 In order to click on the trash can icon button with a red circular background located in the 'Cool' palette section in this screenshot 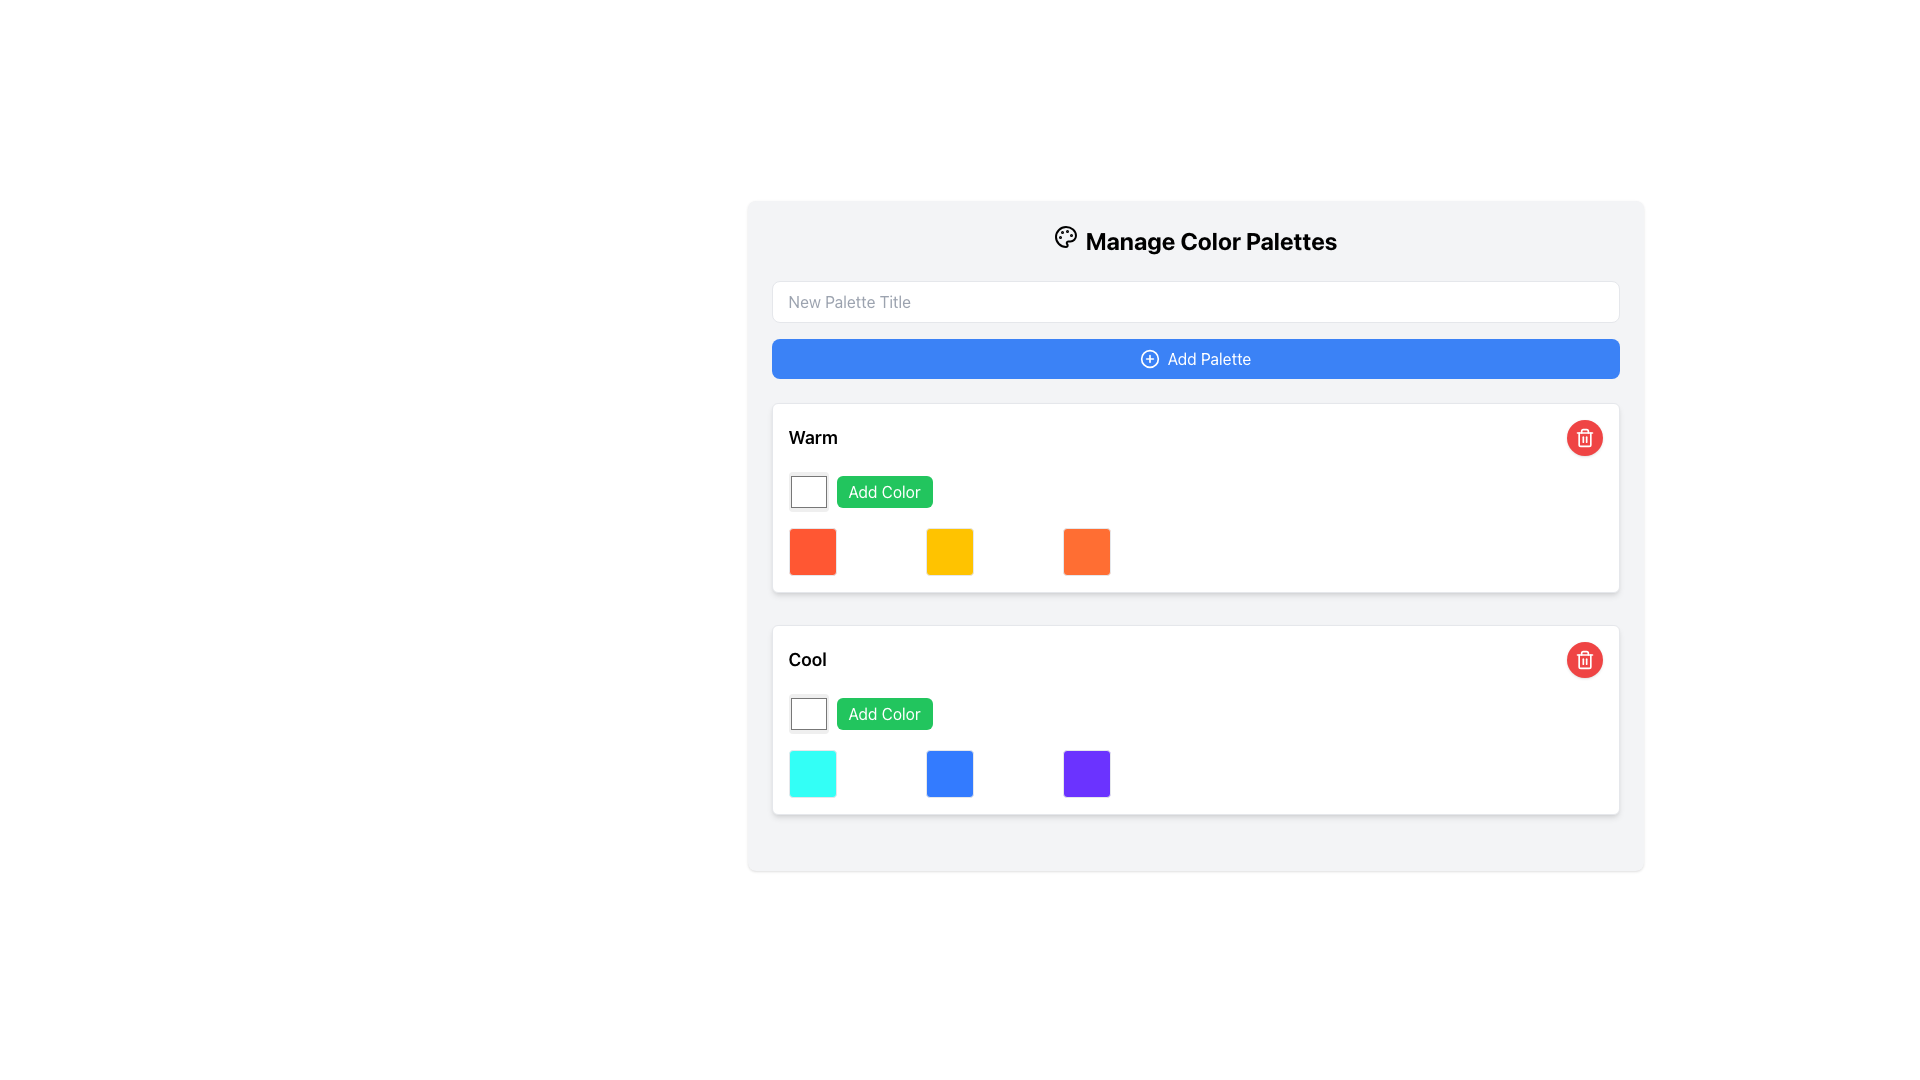, I will do `click(1583, 437)`.